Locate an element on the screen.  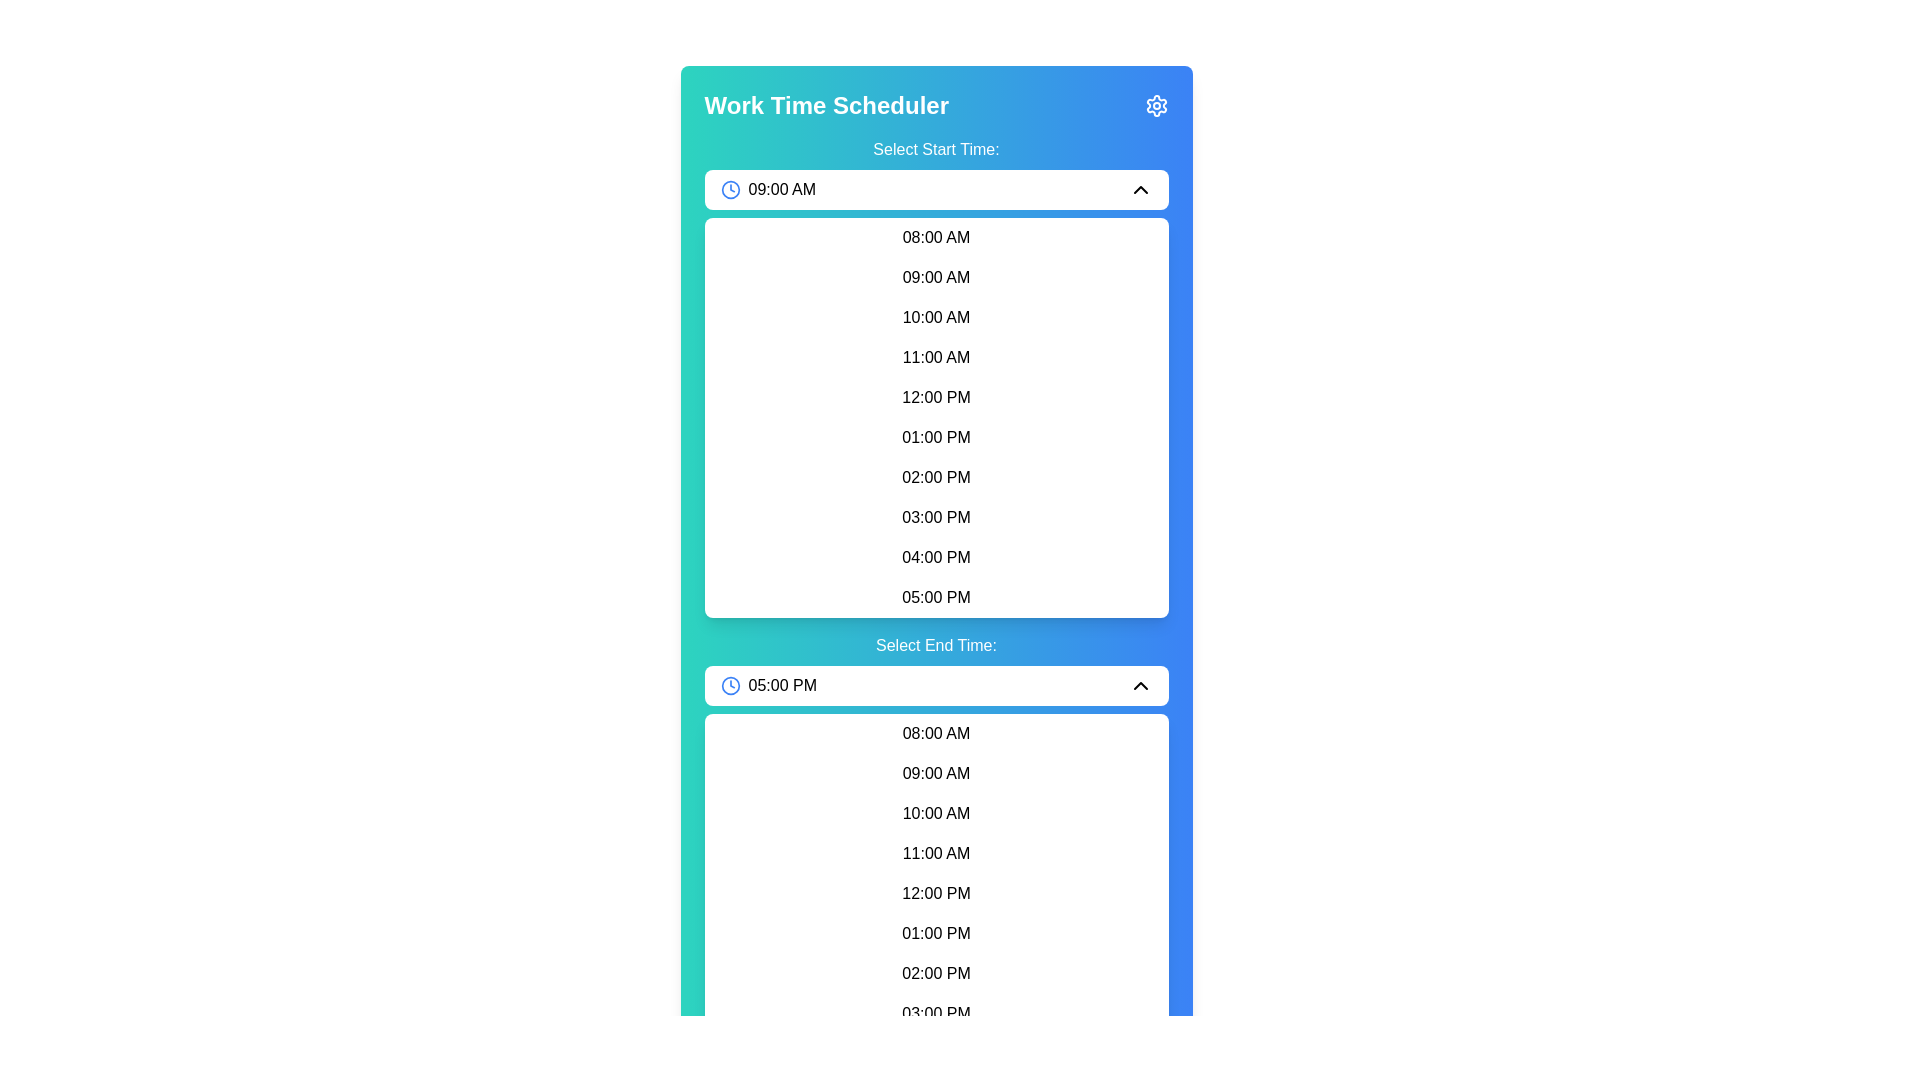
the selectable list item displaying '01:00 PM', which is the 6th option in the vertical list of time slots is located at coordinates (935, 933).